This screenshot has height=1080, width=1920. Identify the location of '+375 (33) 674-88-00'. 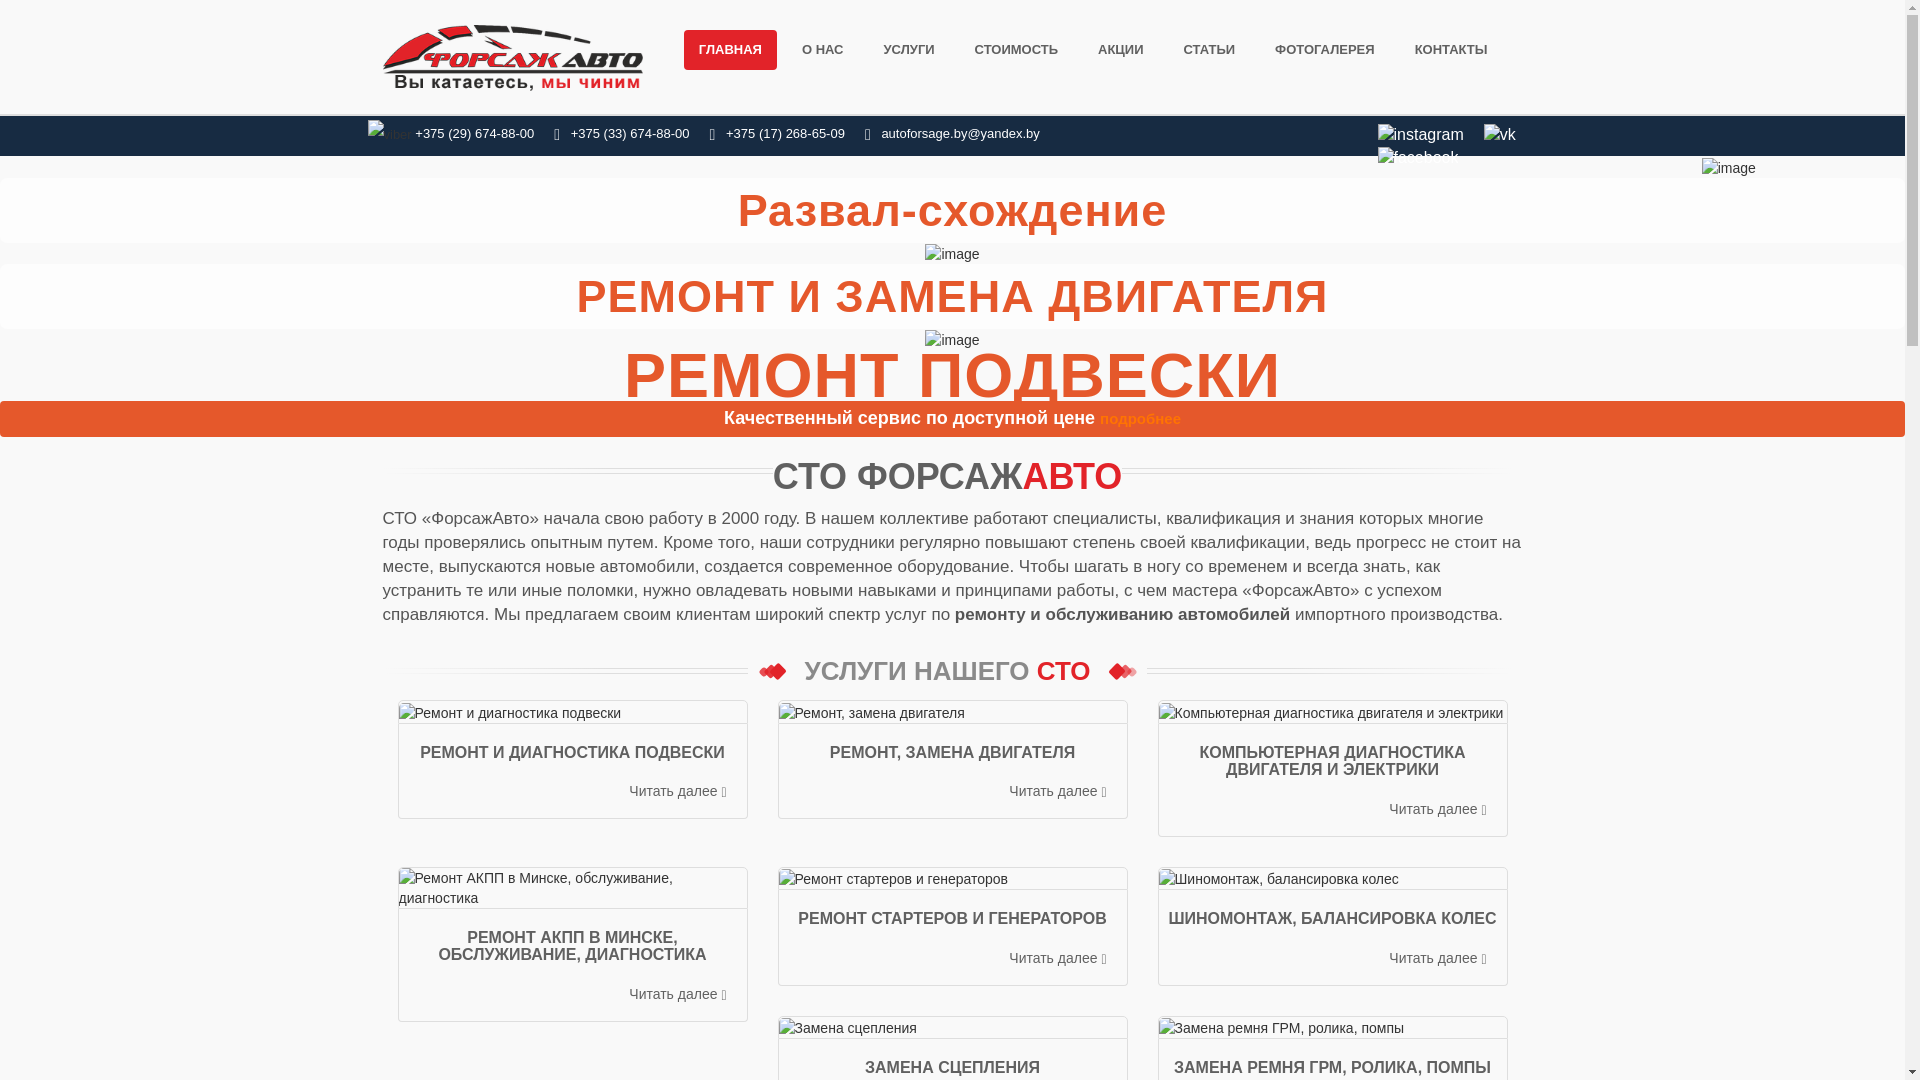
(553, 133).